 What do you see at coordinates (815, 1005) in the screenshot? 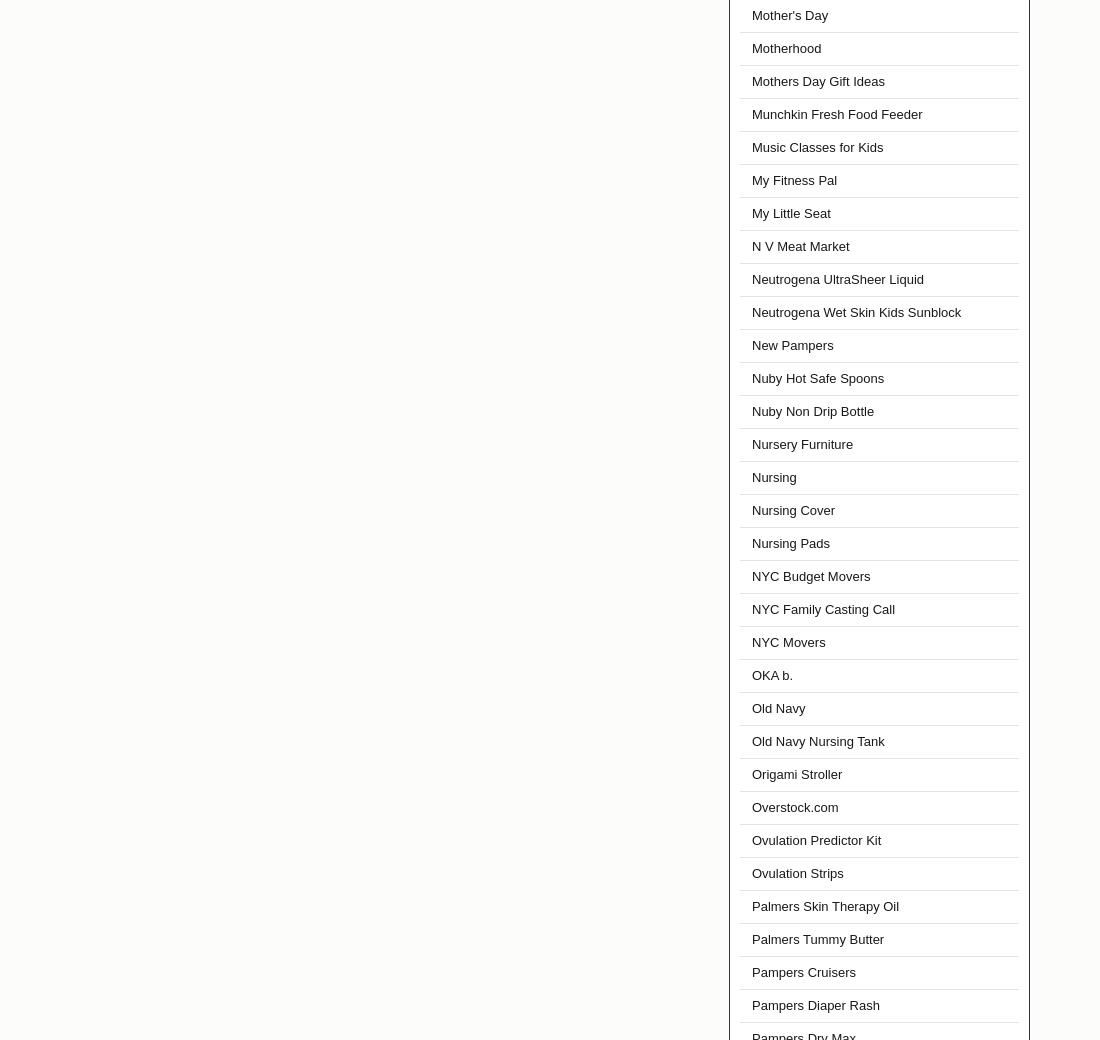
I see `'Pampers Diaper Rash'` at bounding box center [815, 1005].